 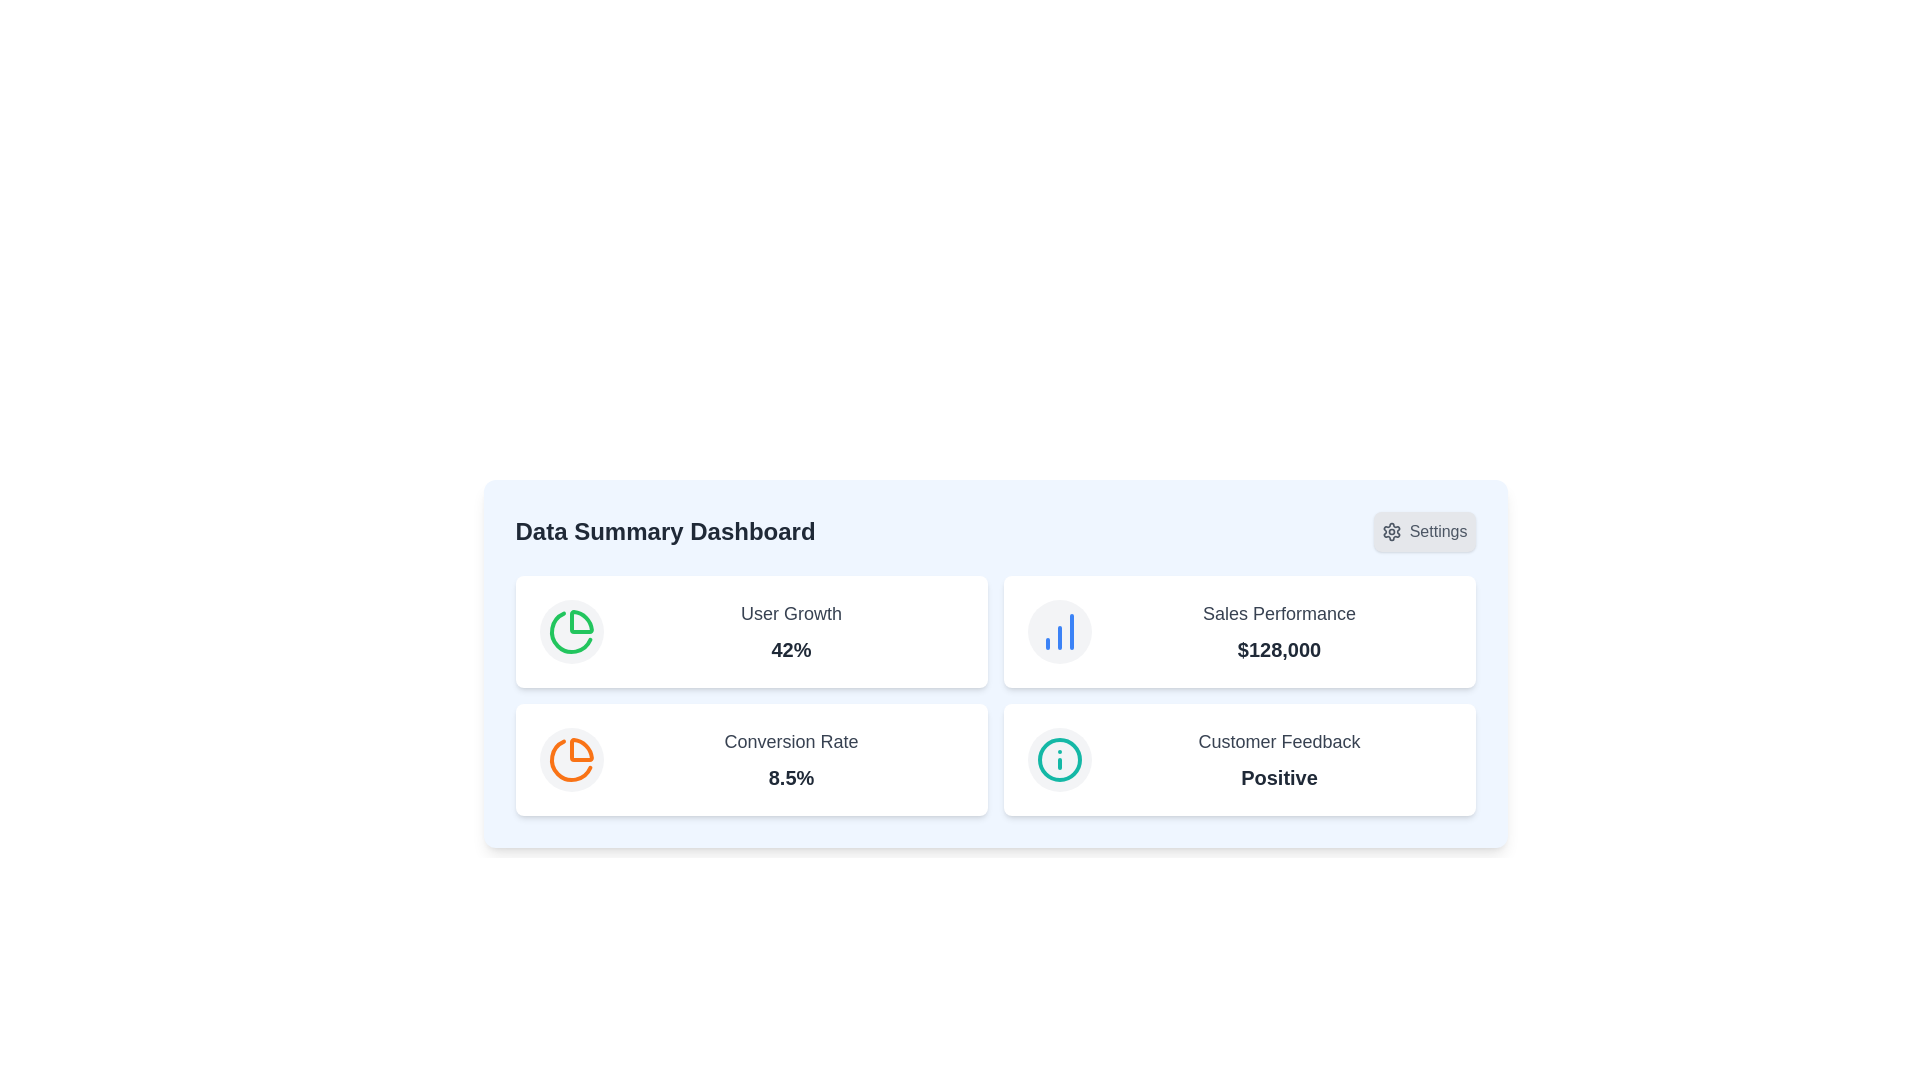 I want to click on 'Conversion Rate' text label, which is styled with a medium-sized font in gray, located above the '8.5%' text within the dashboard interface, so click(x=790, y=741).